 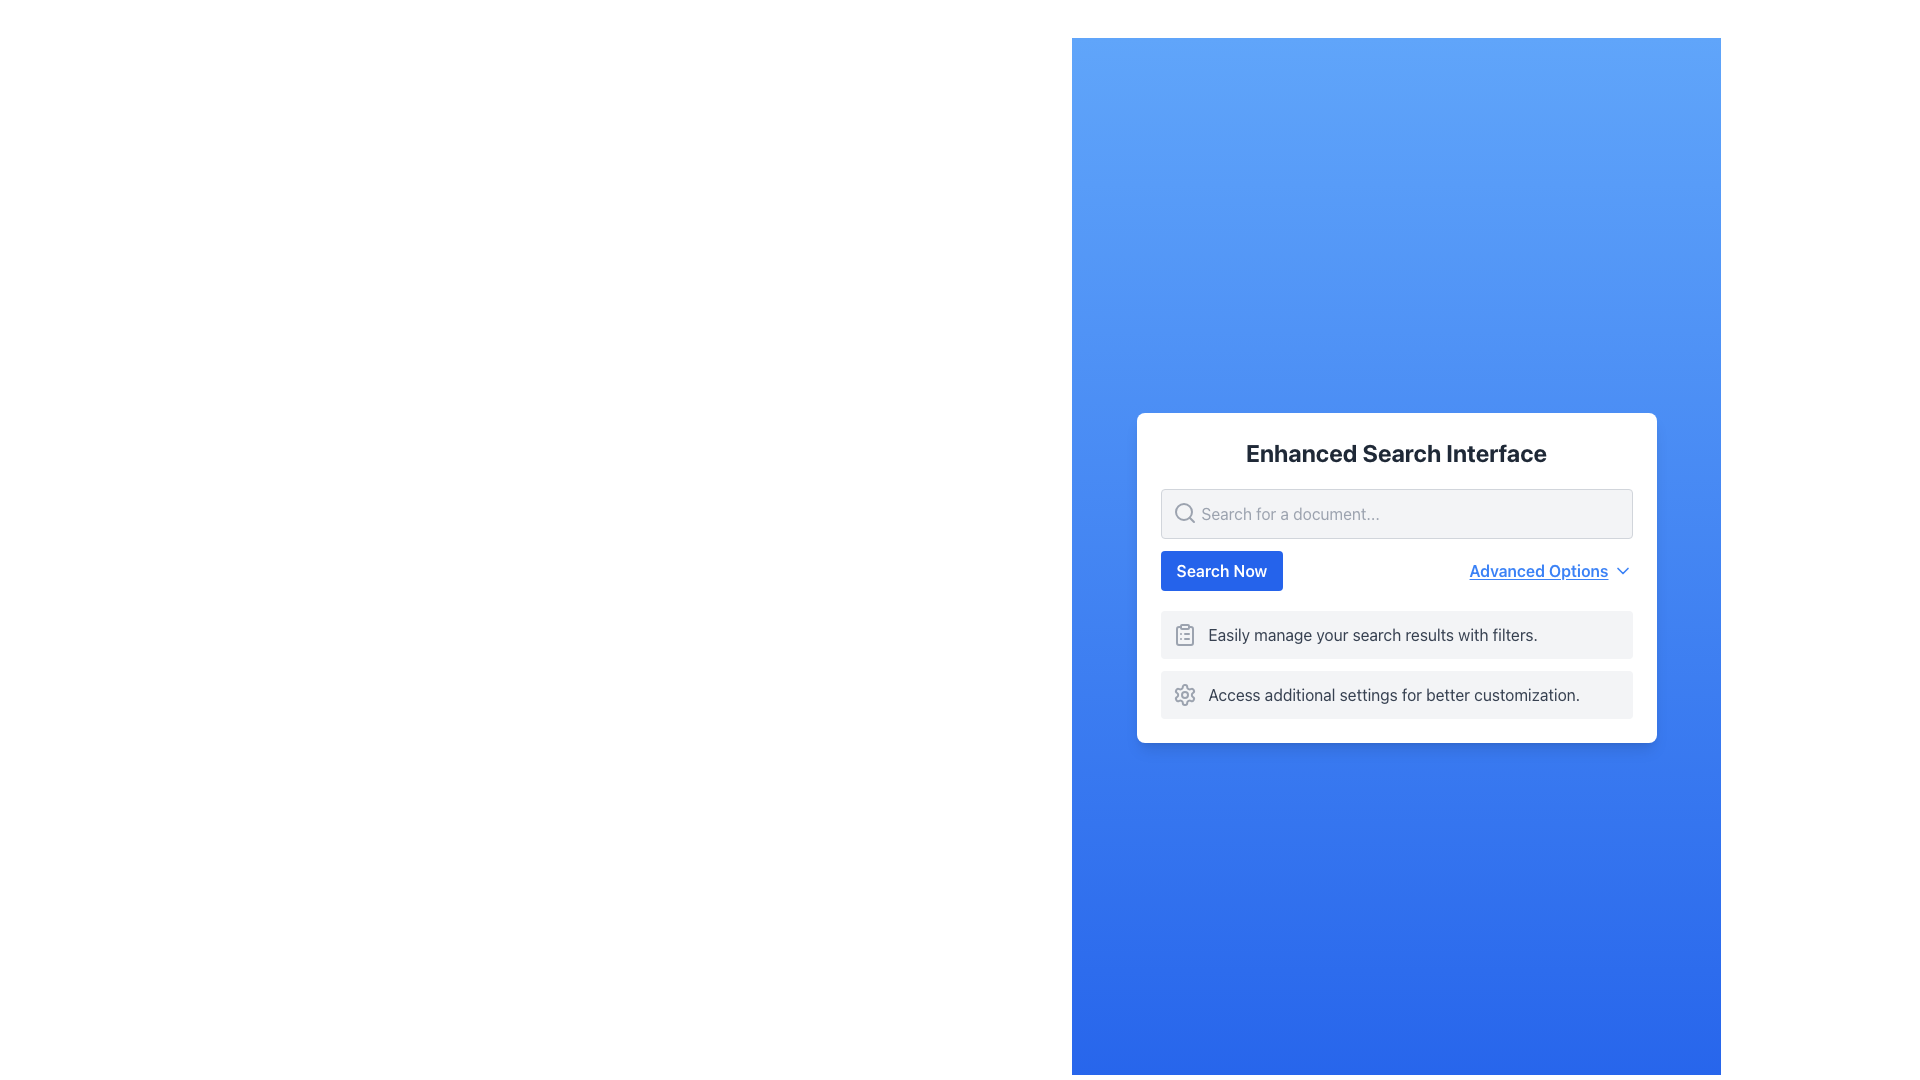 What do you see at coordinates (1184, 693) in the screenshot?
I see `the settings icon located at the beginning of the row containing the text 'Access additional settings for better customization.'` at bounding box center [1184, 693].